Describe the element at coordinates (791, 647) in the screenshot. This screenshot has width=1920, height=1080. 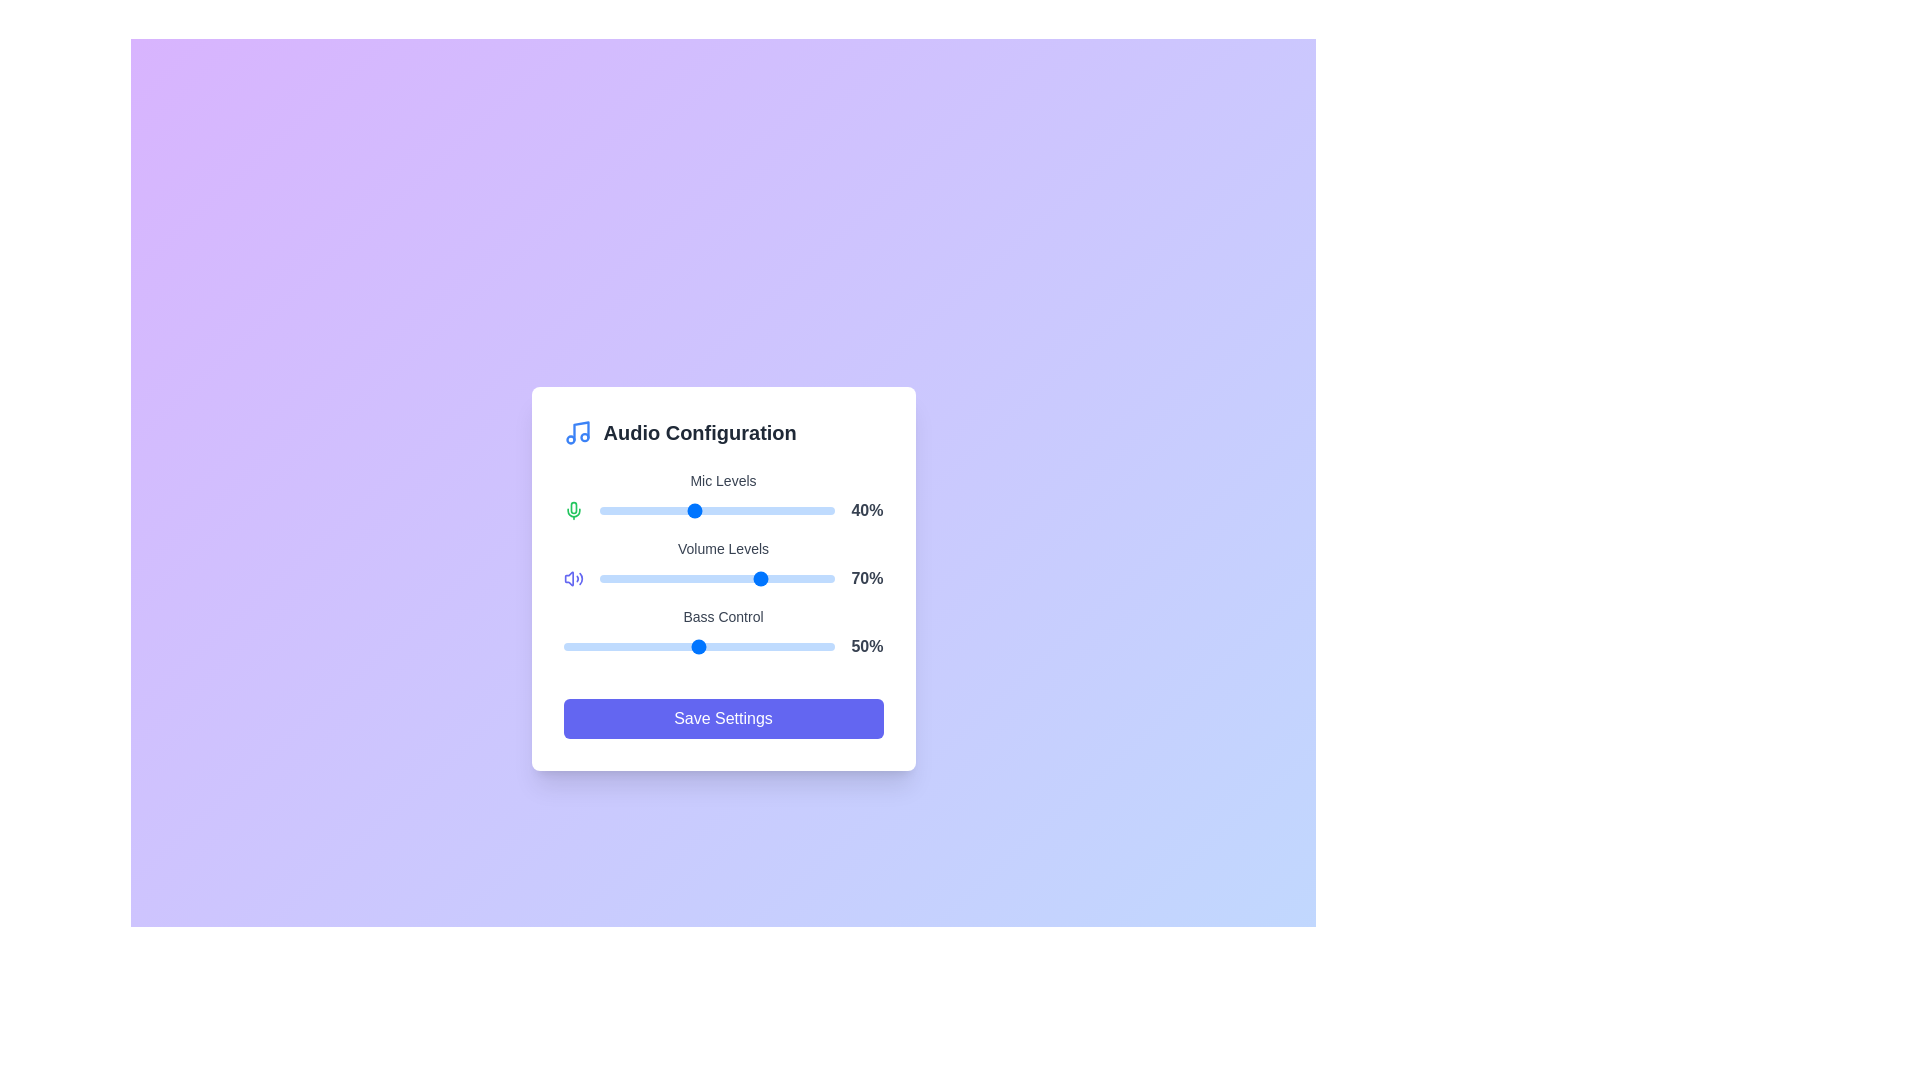
I see `the Bass Control slider to 84% by dragging the slider` at that location.